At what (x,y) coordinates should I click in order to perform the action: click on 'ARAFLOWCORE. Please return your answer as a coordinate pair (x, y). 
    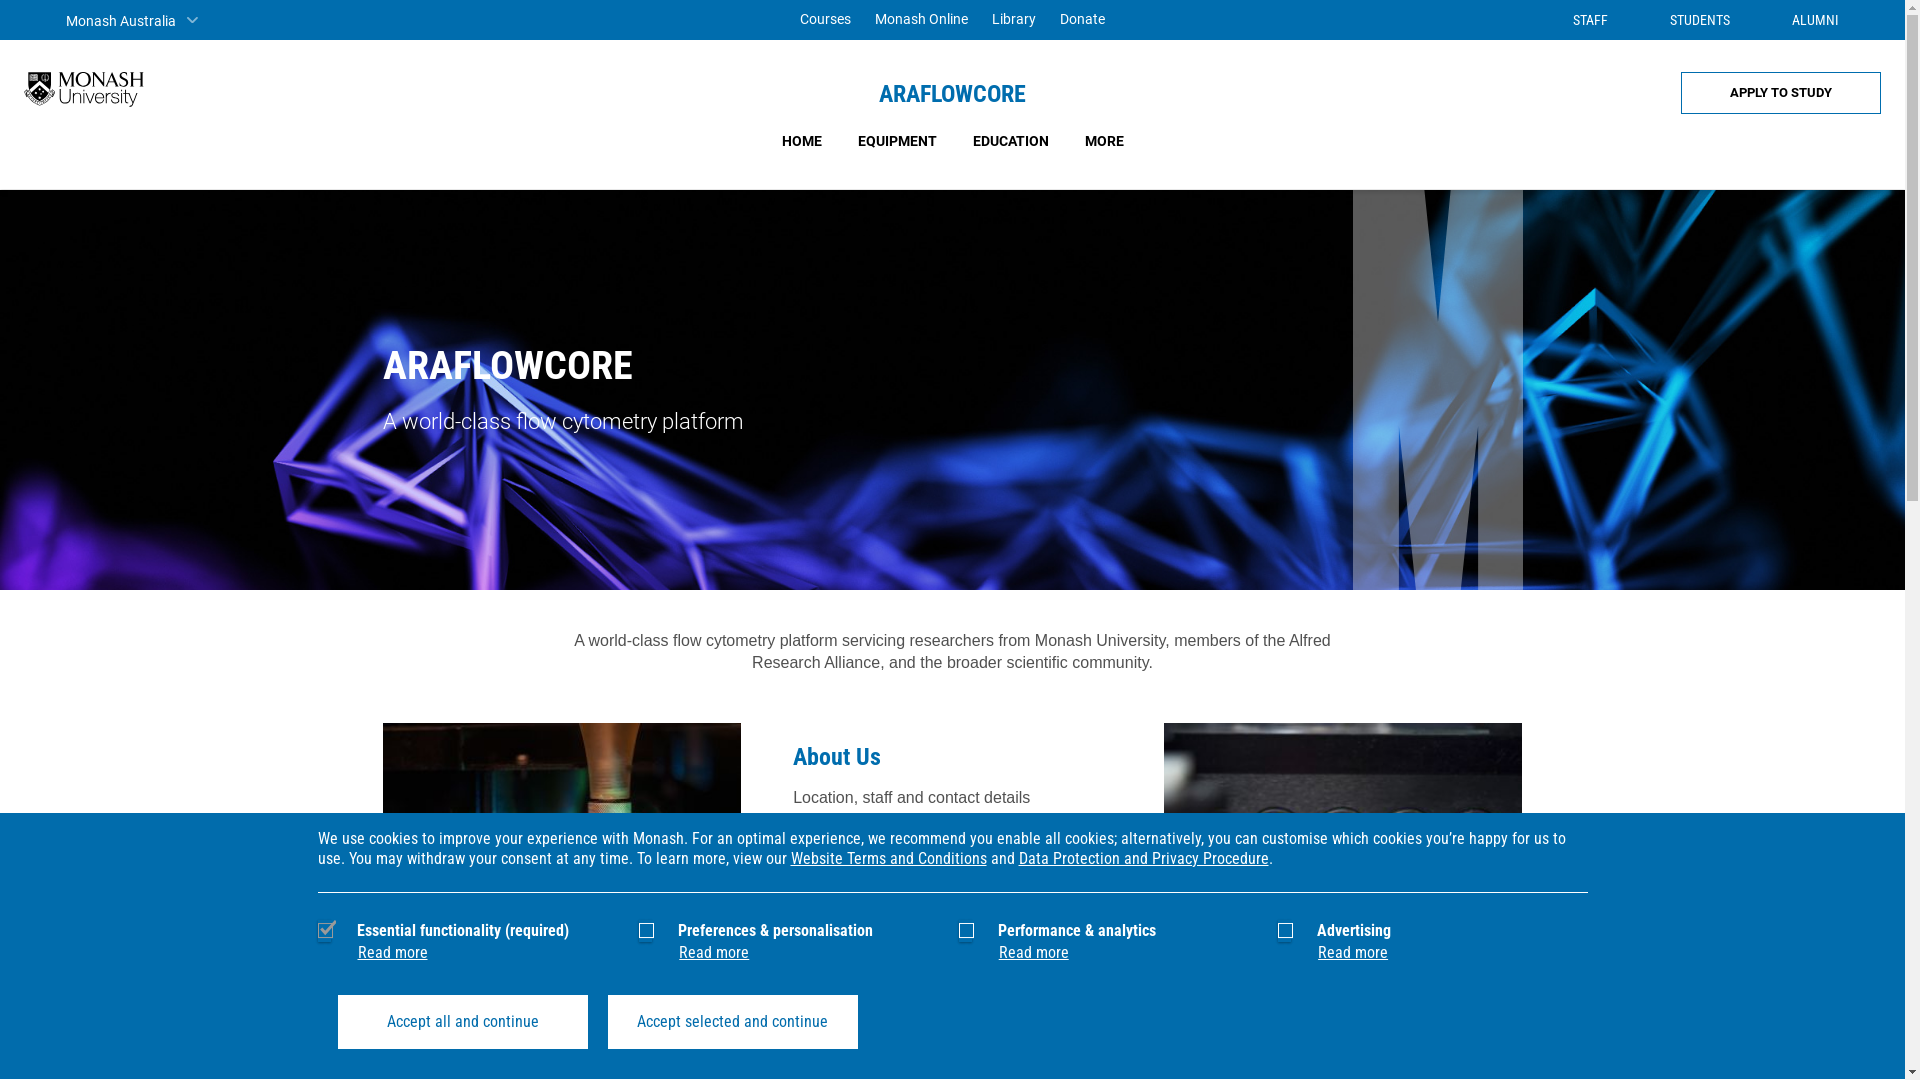
    Looking at the image, I should click on (950, 389).